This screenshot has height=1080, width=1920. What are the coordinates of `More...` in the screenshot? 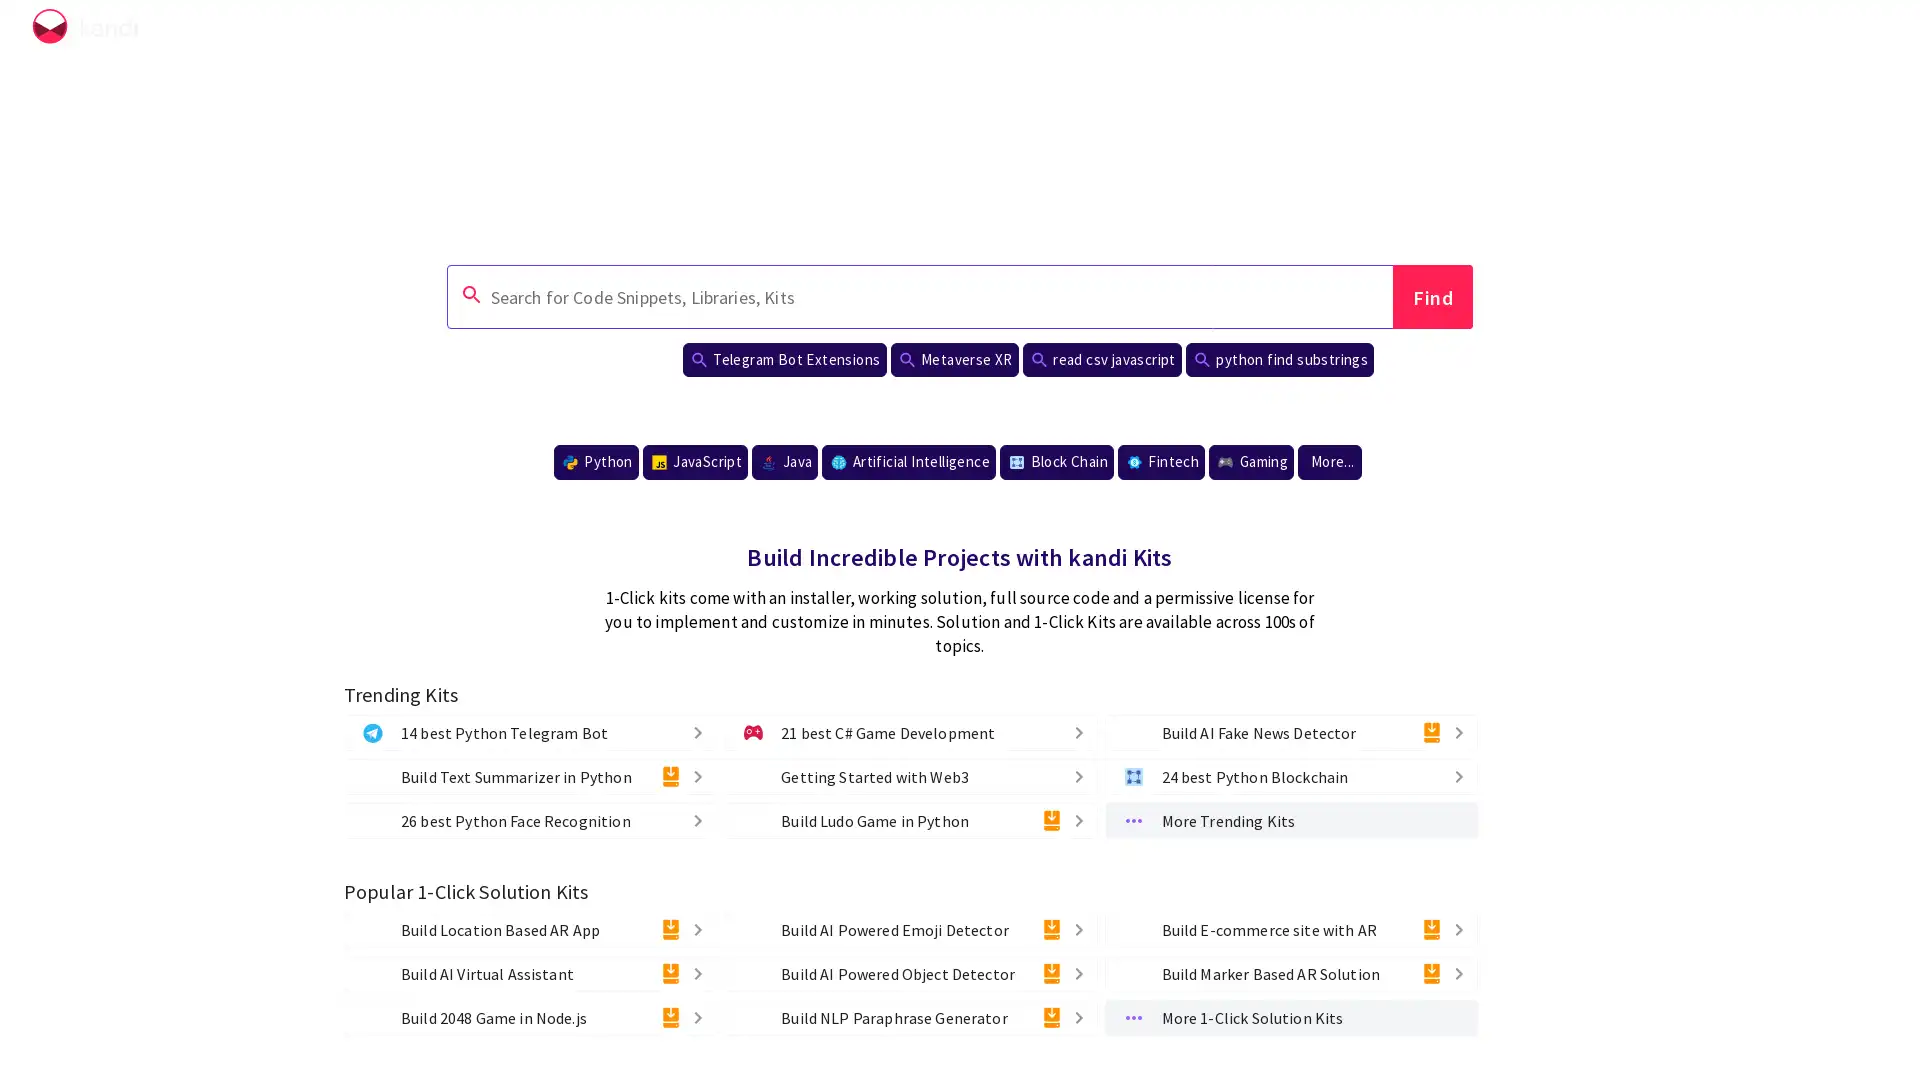 It's located at (1329, 462).